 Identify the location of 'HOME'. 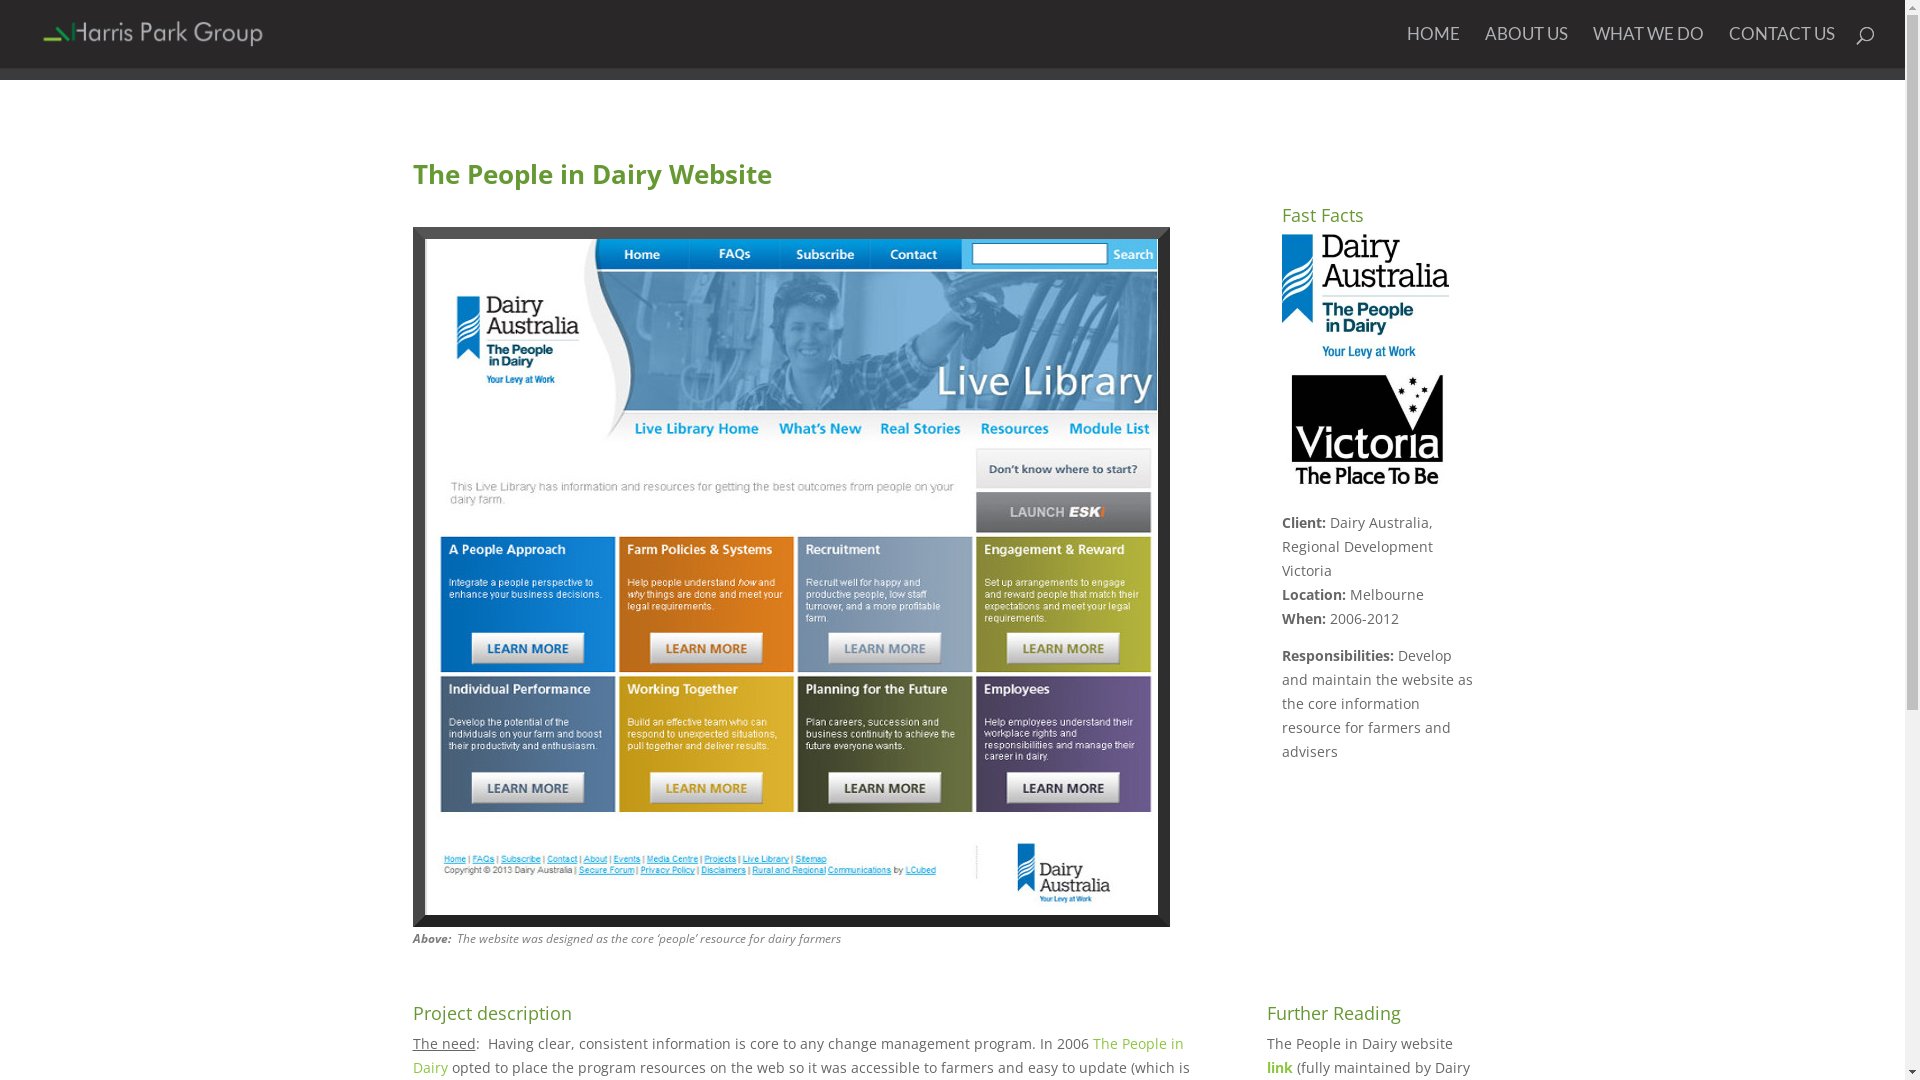
(1432, 46).